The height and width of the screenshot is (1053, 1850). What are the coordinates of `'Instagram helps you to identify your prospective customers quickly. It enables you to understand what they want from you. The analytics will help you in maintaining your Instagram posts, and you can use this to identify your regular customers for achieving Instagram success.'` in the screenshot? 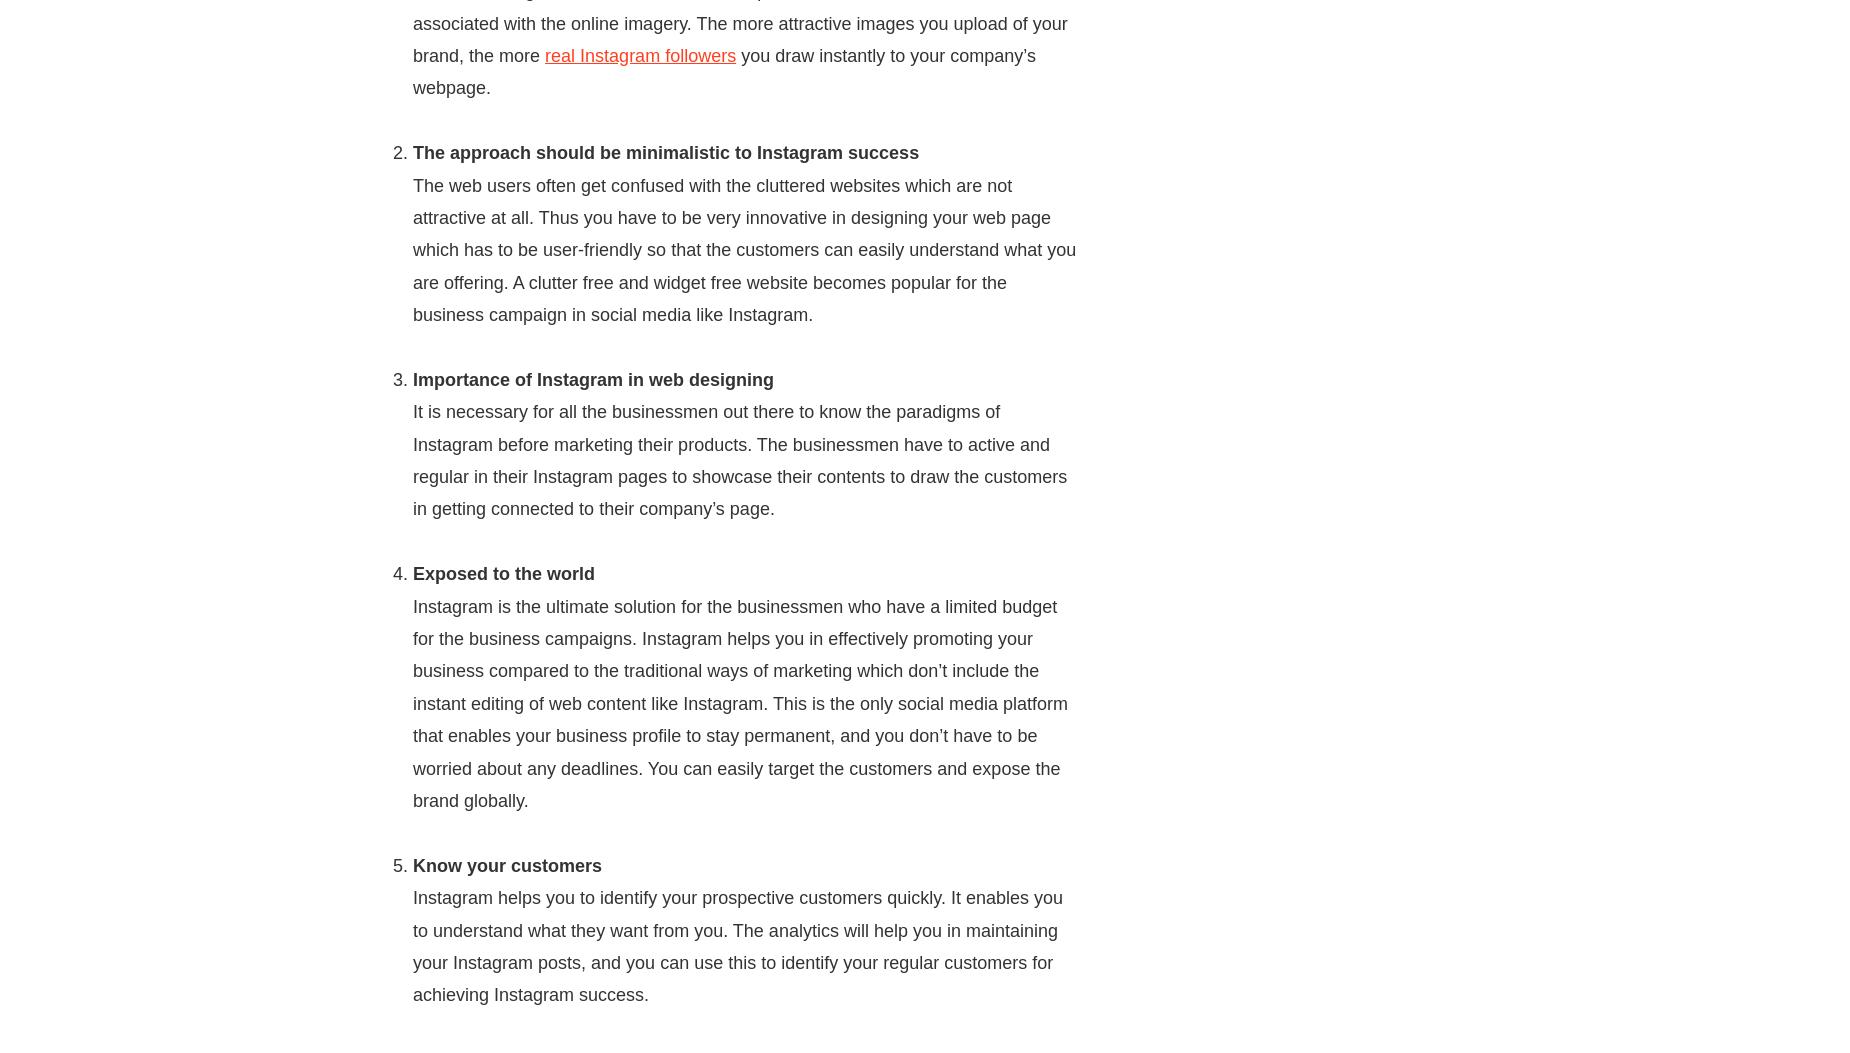 It's located at (737, 945).